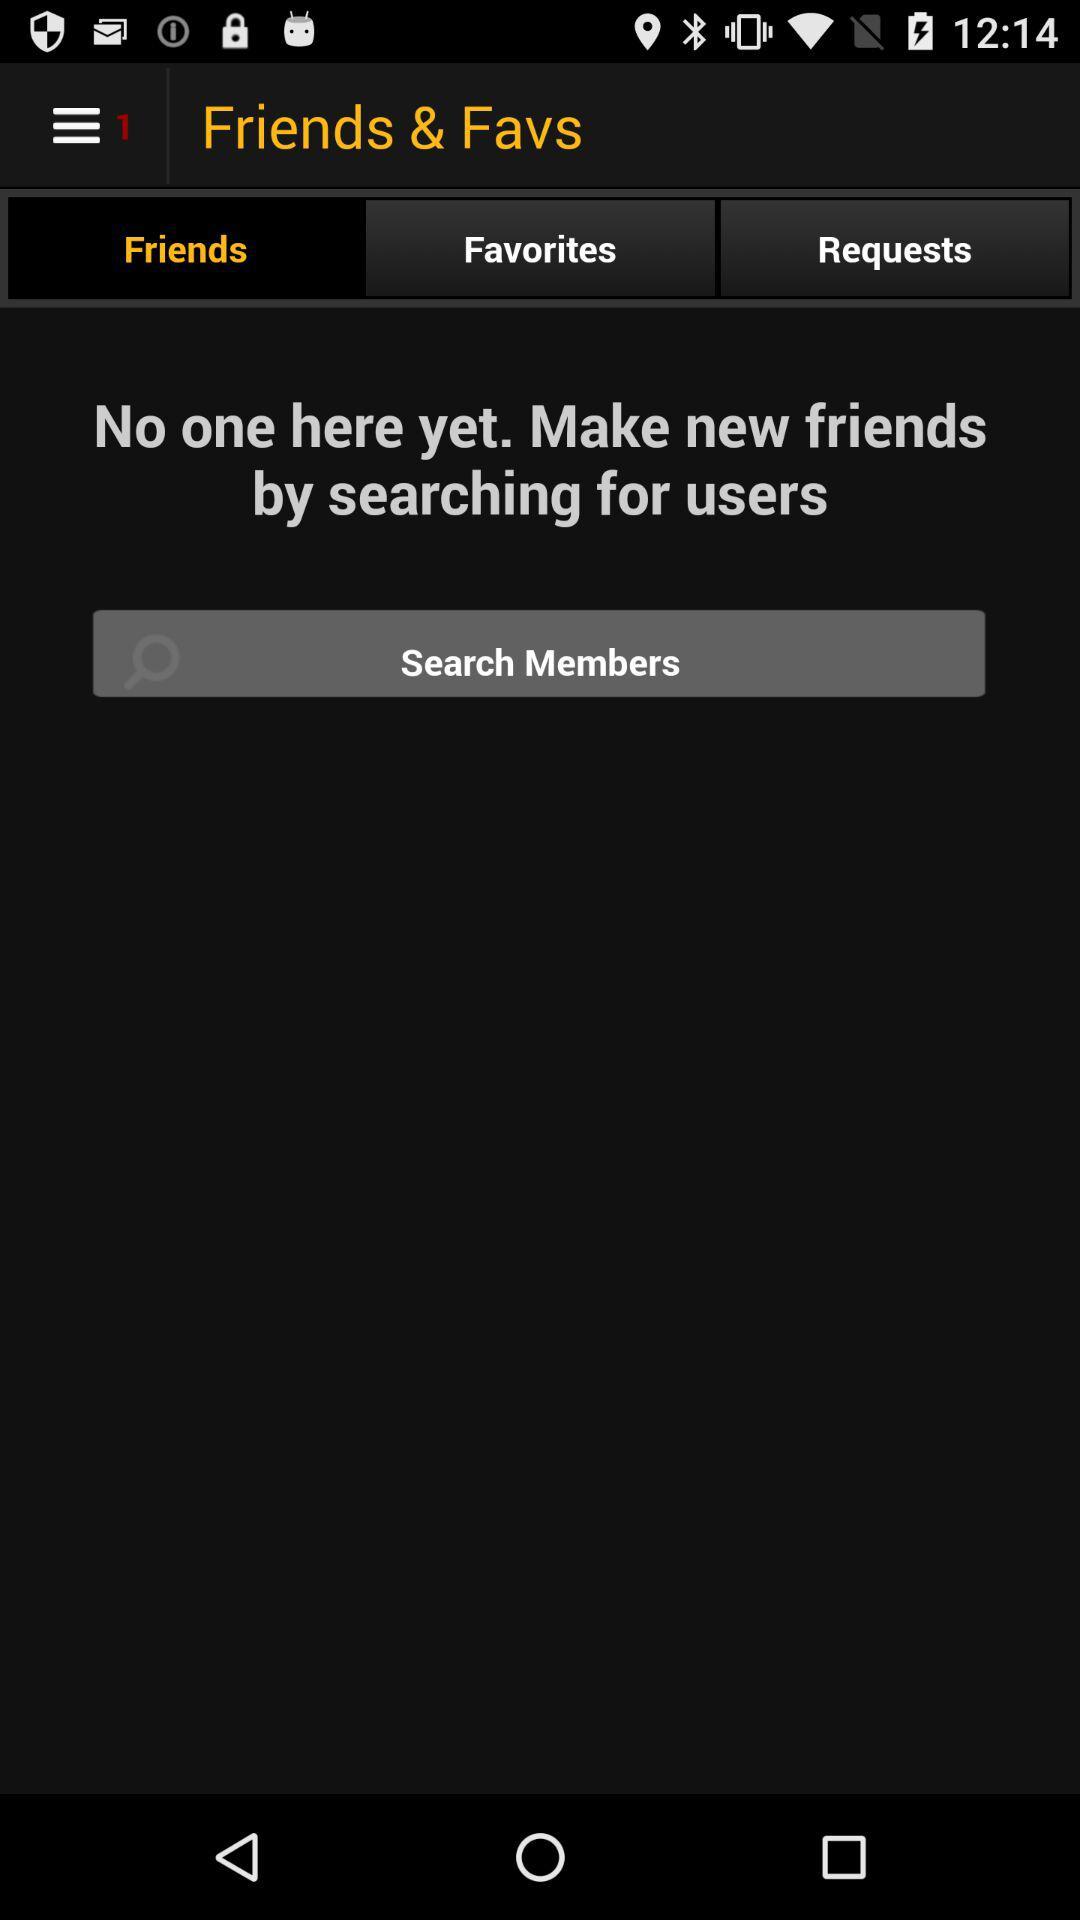 This screenshot has width=1080, height=1920. Describe the element at coordinates (893, 247) in the screenshot. I see `requests item` at that location.